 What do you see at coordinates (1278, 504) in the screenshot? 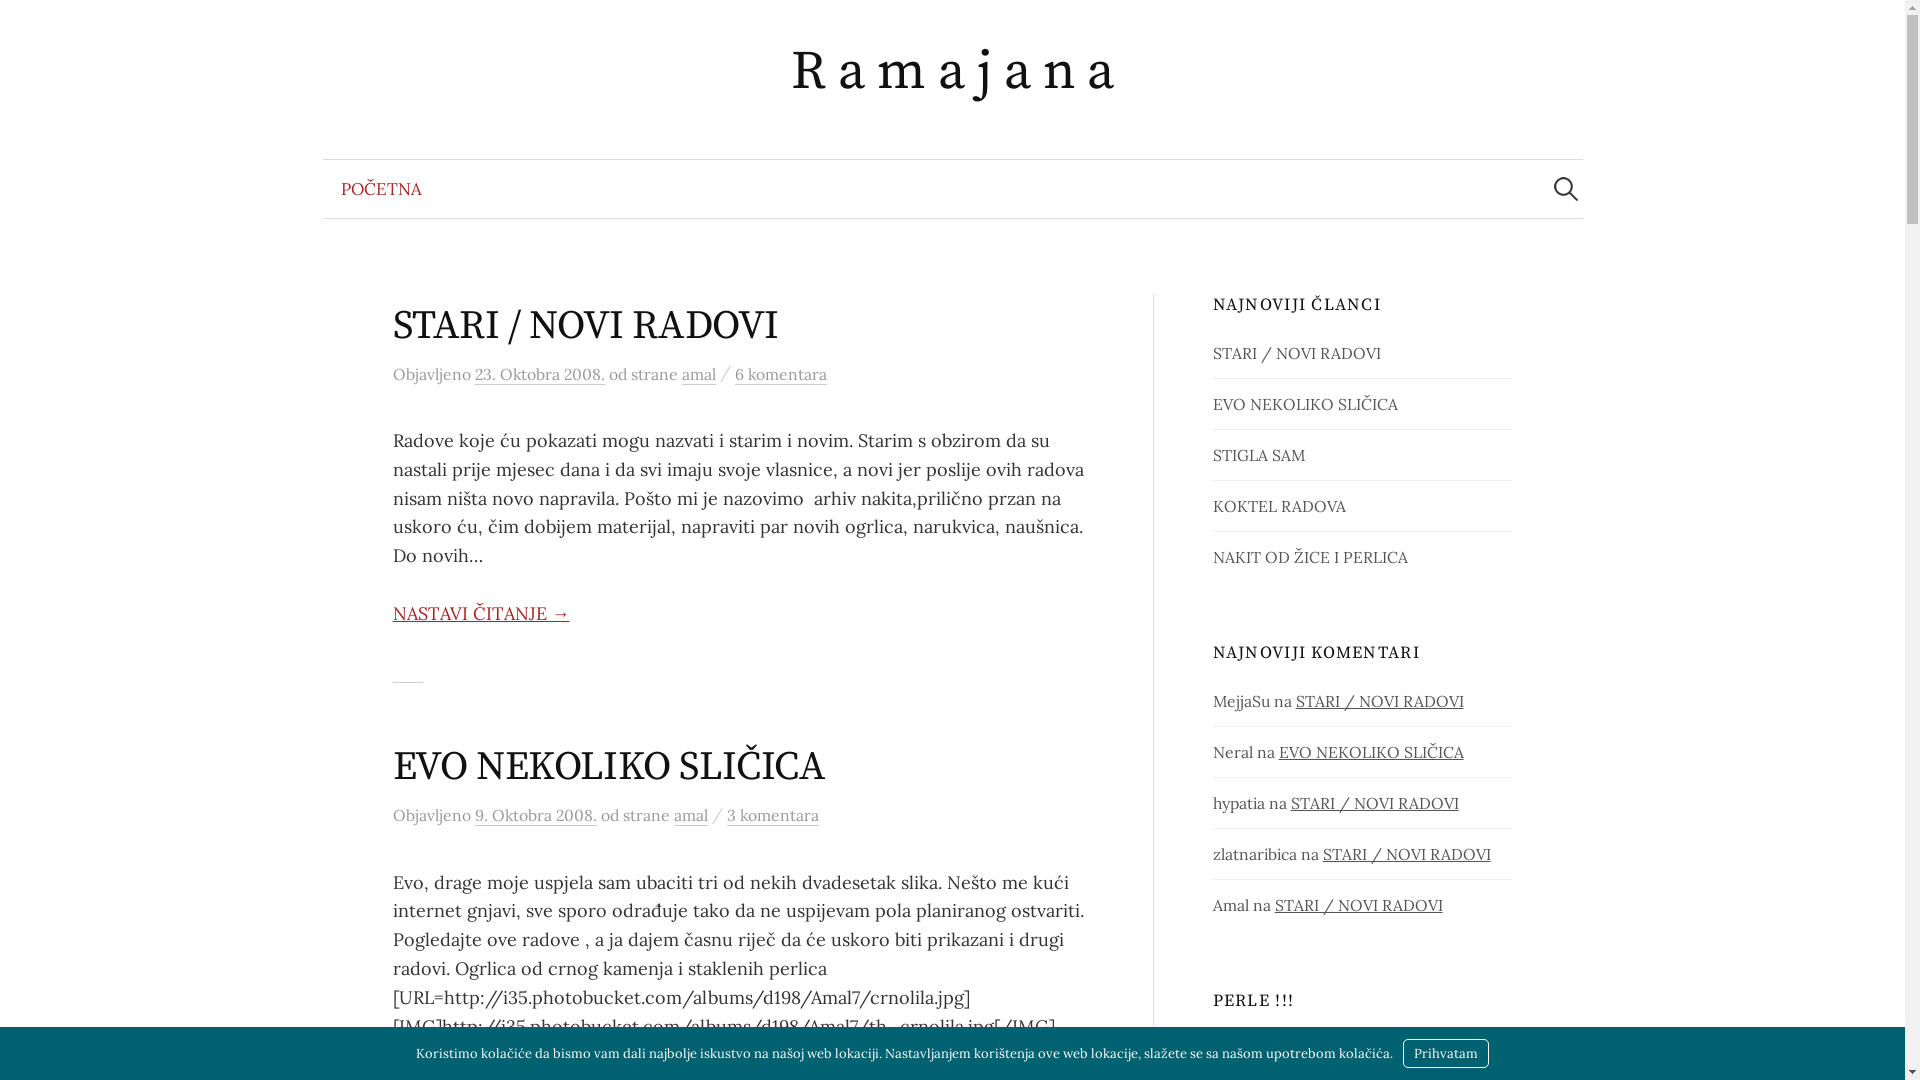
I see `'KOKTEL RADOVA'` at bounding box center [1278, 504].